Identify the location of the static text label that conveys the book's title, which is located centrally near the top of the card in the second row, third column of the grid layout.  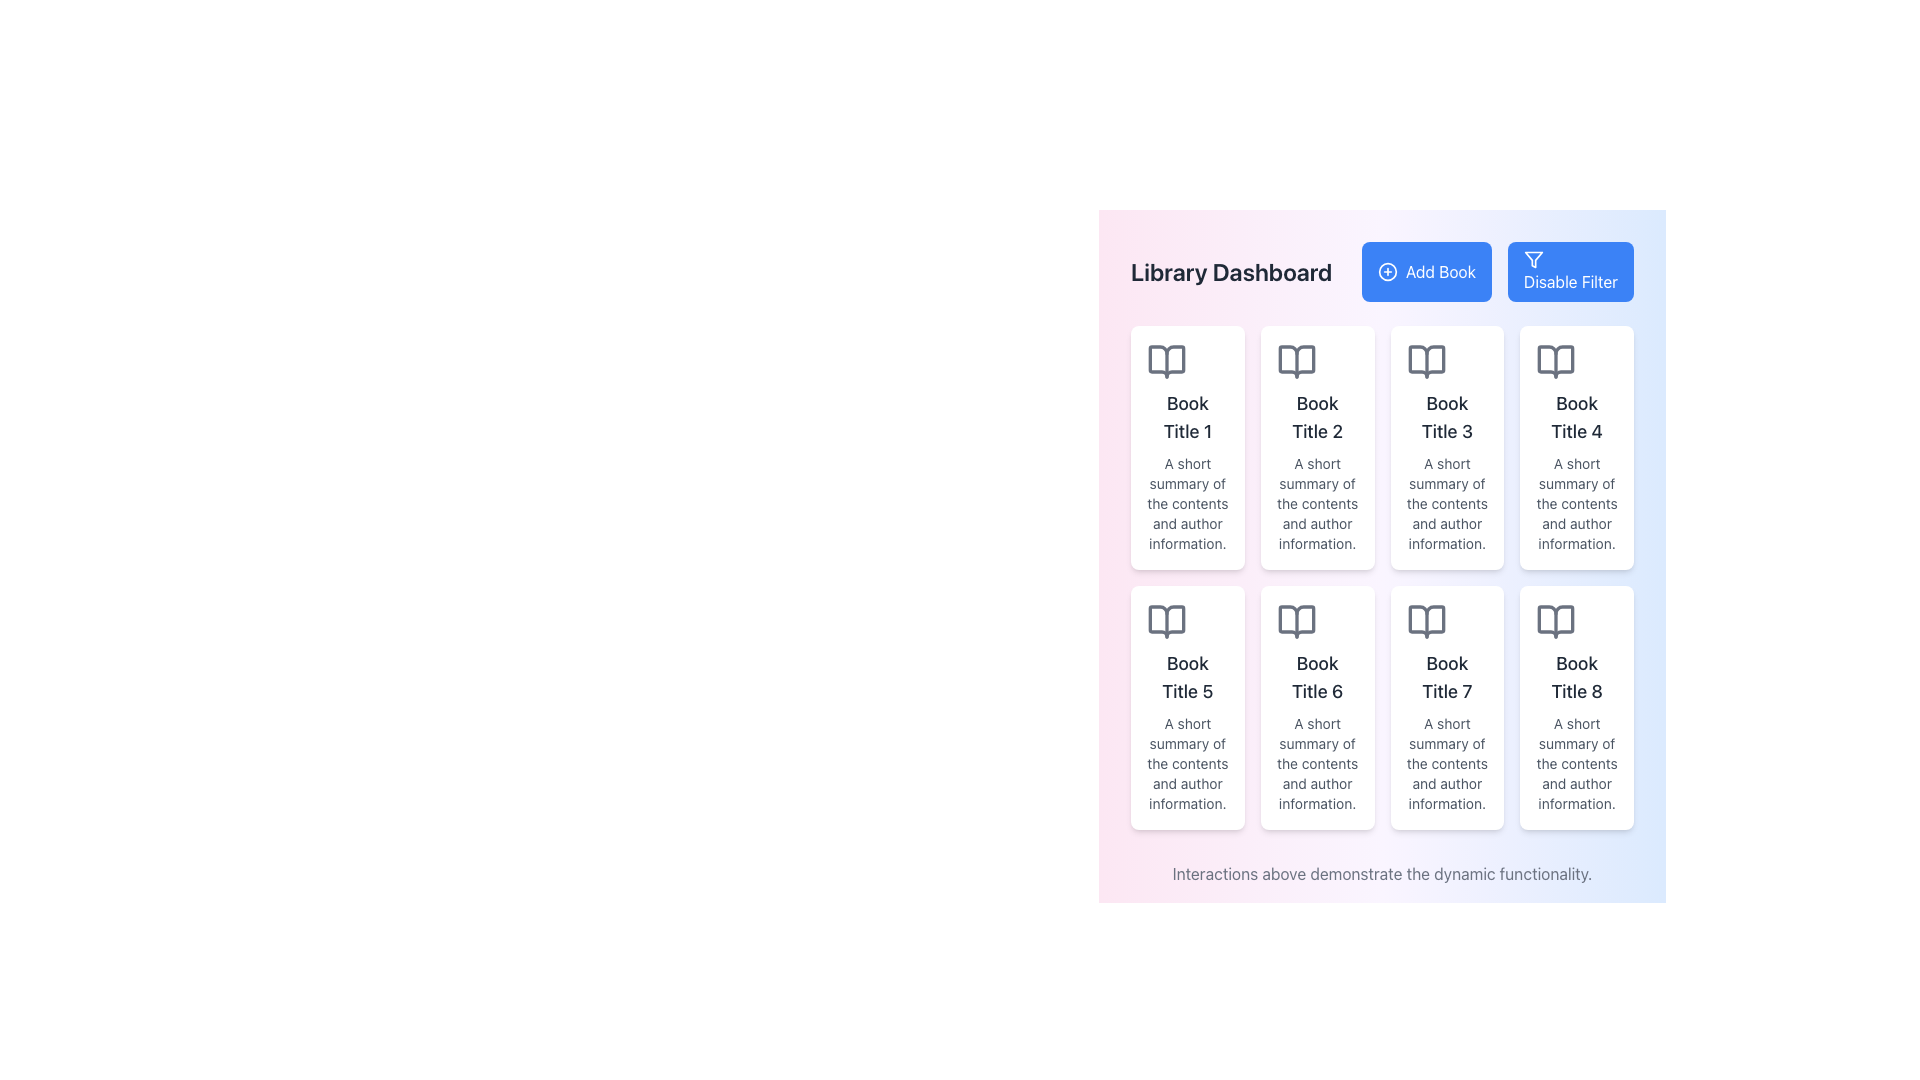
(1447, 677).